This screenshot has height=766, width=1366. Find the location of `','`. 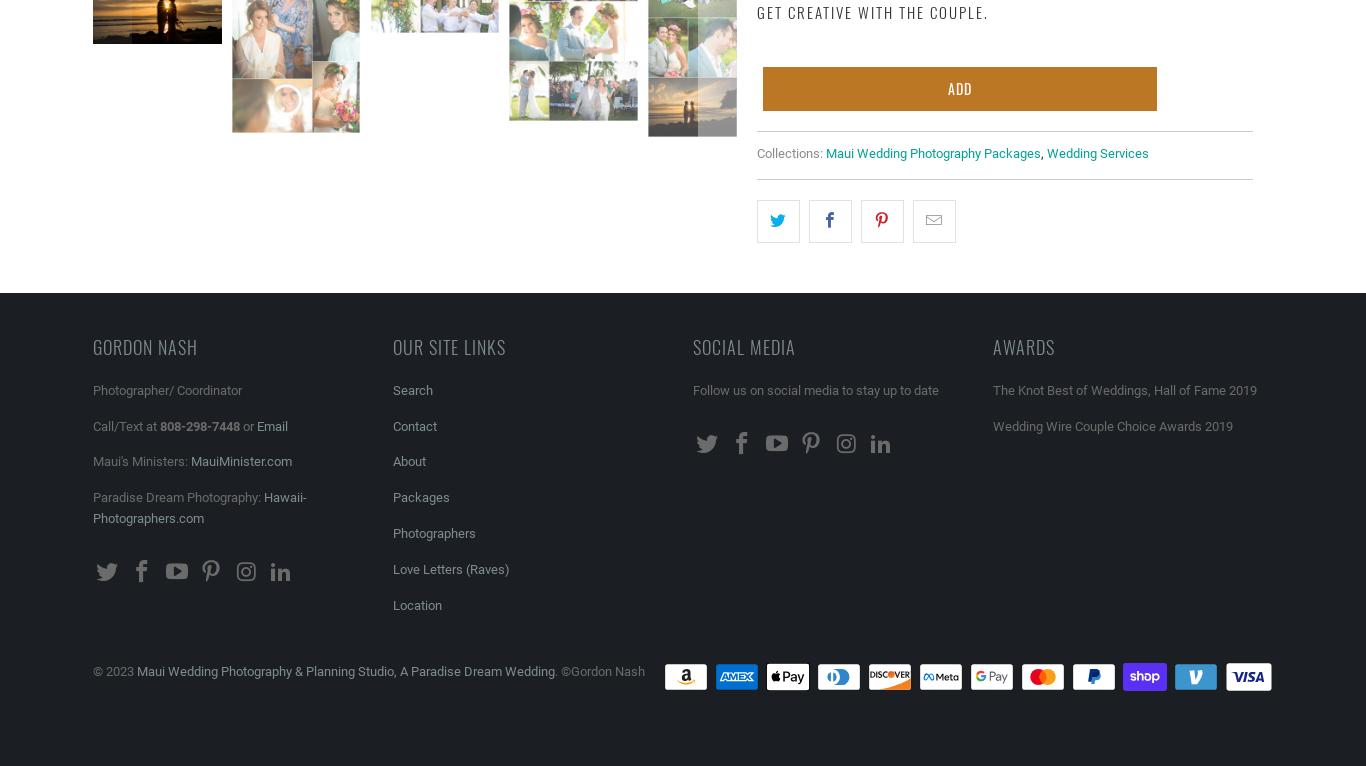

',' is located at coordinates (1041, 153).